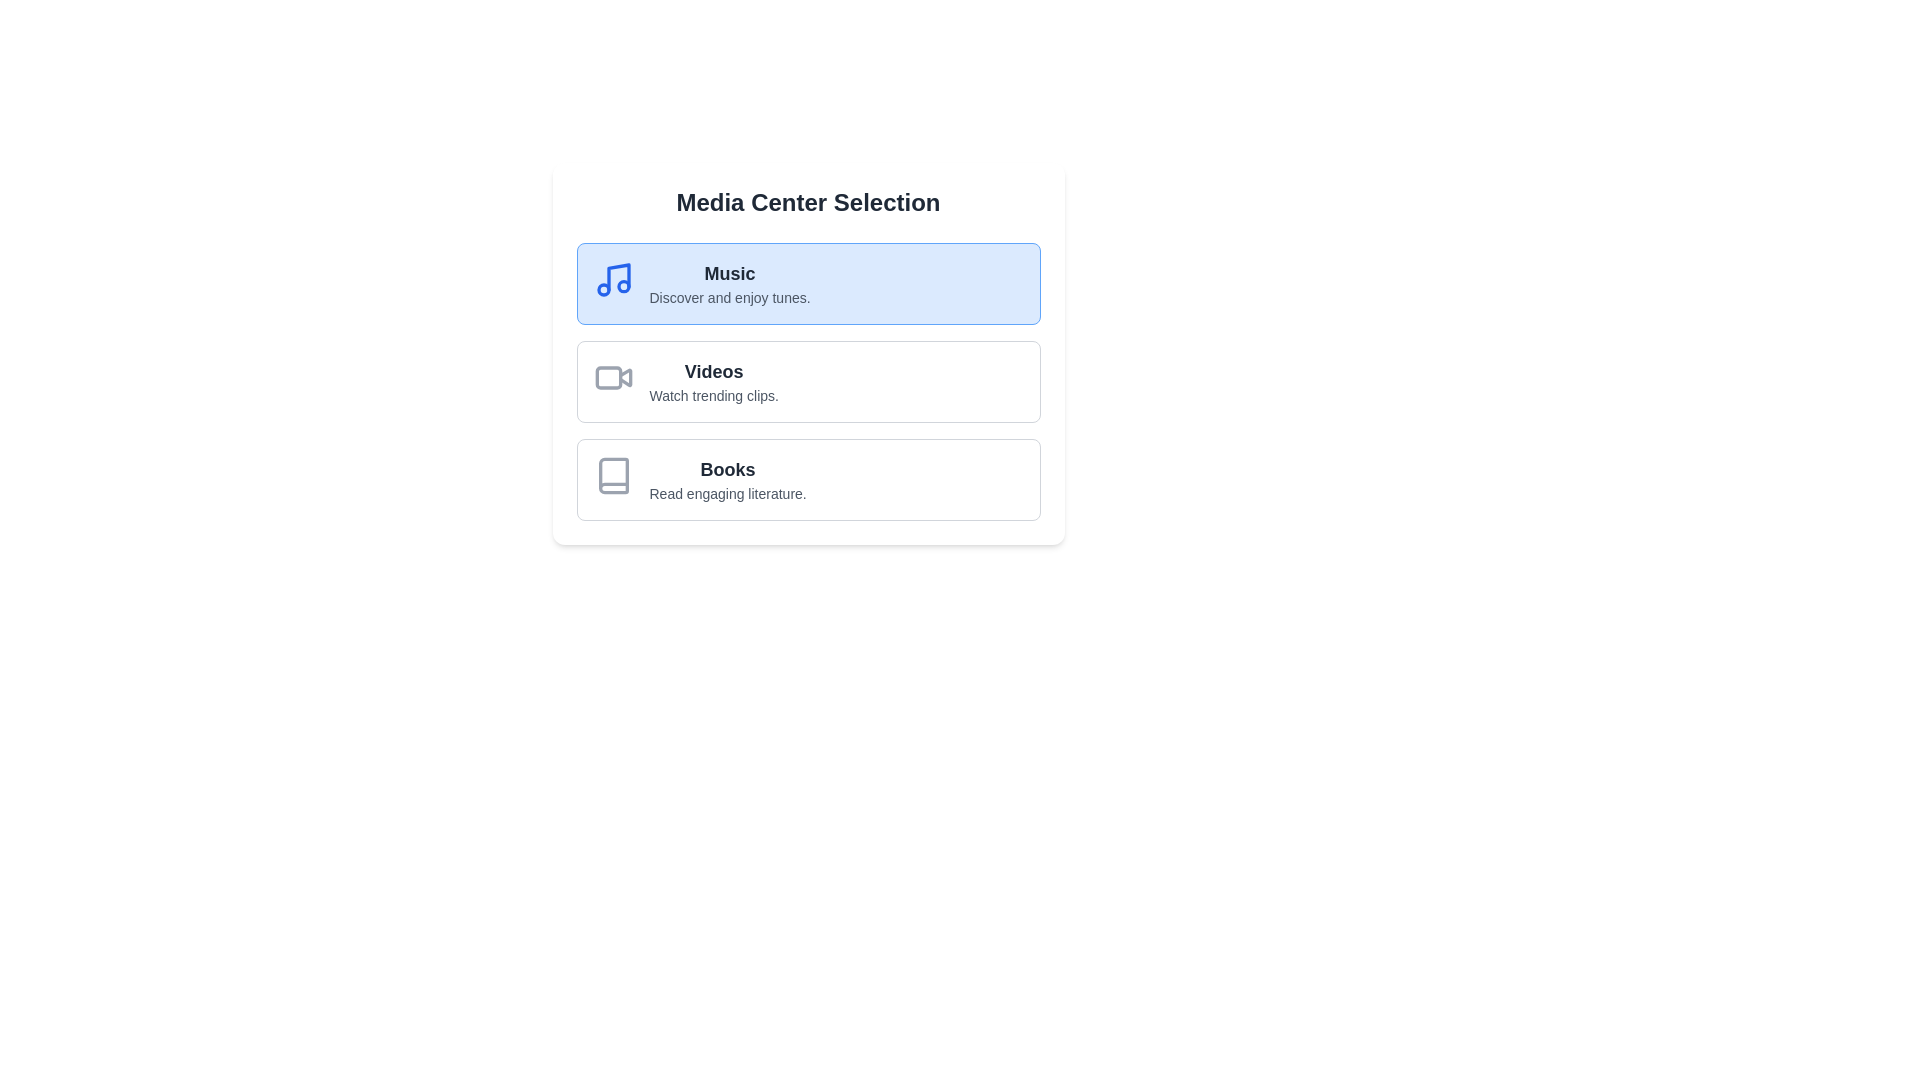  Describe the element at coordinates (727, 470) in the screenshot. I see `the 'Books' label, which is a large, bold text in dark gray located above the text 'Read engaging literature.' in the Media Center Selection section` at that location.